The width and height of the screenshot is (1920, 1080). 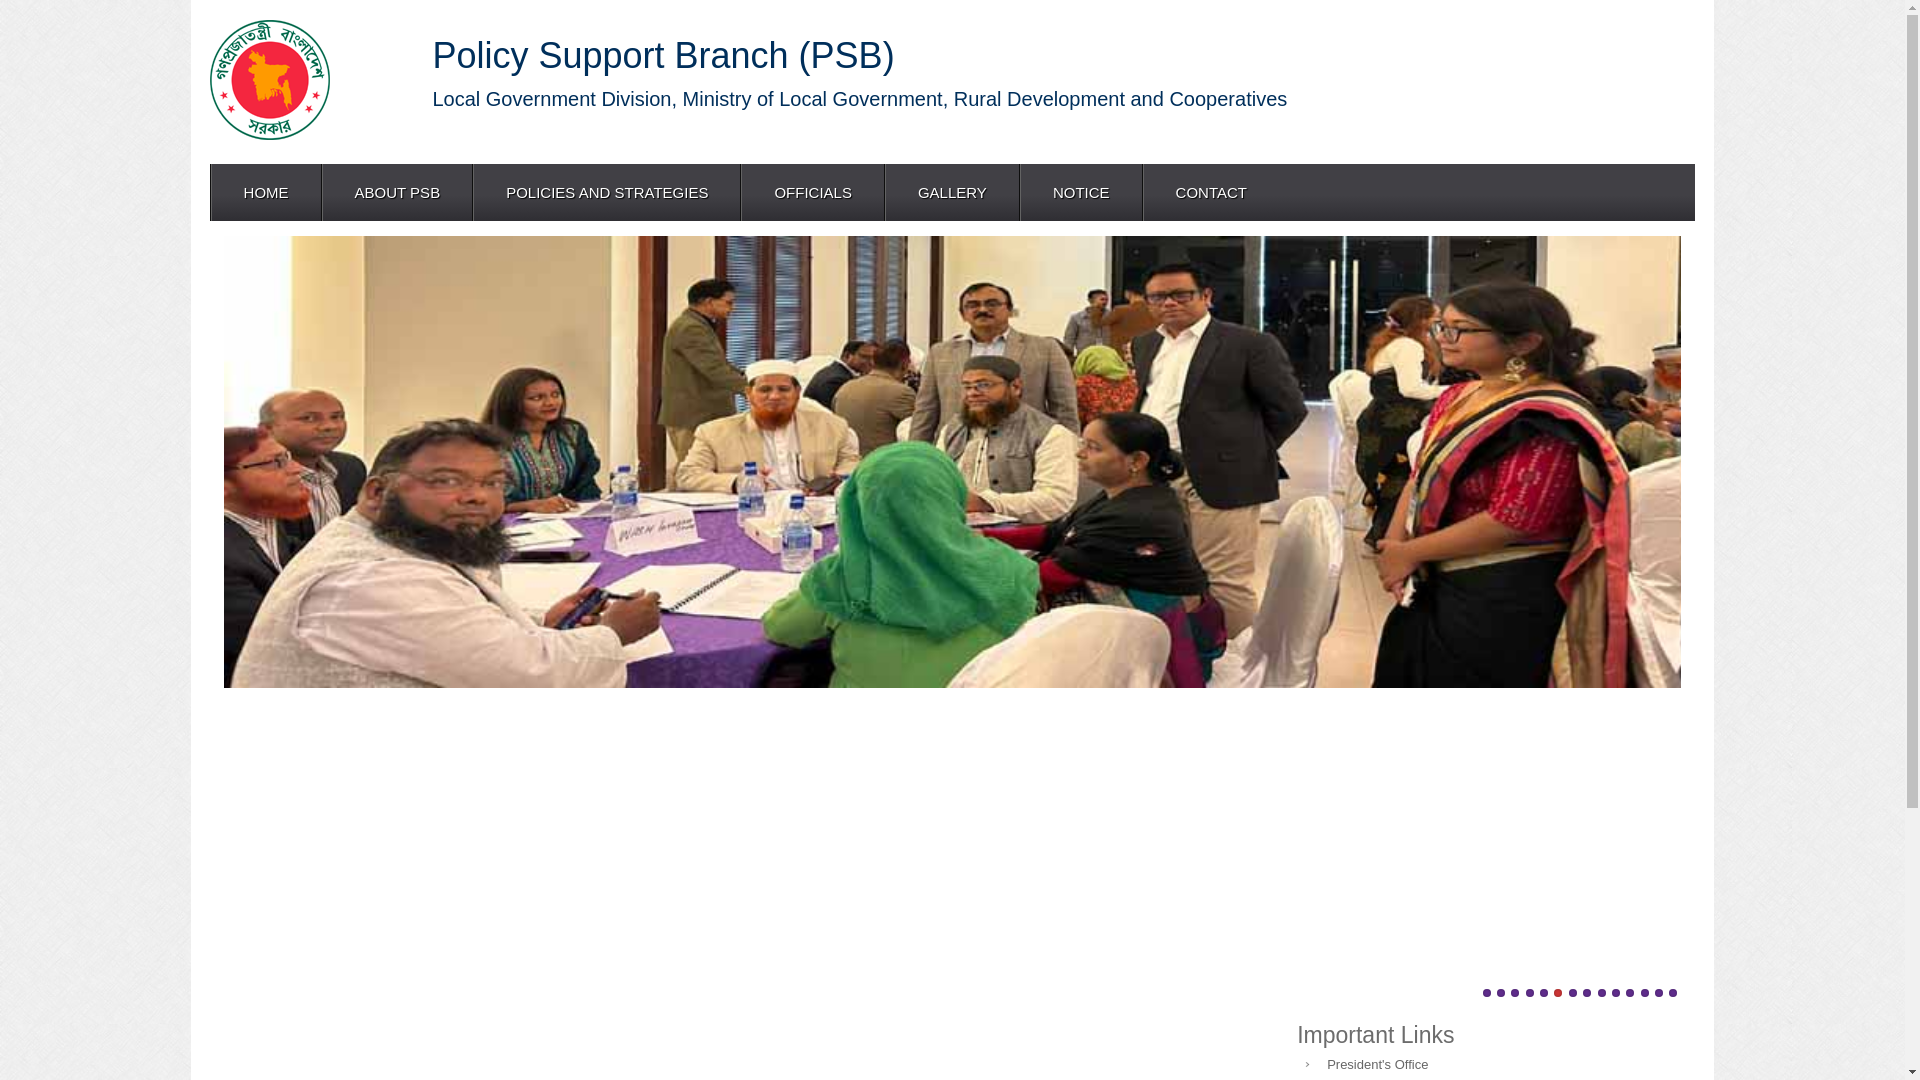 What do you see at coordinates (1209, 192) in the screenshot?
I see `'CONTACT'` at bounding box center [1209, 192].